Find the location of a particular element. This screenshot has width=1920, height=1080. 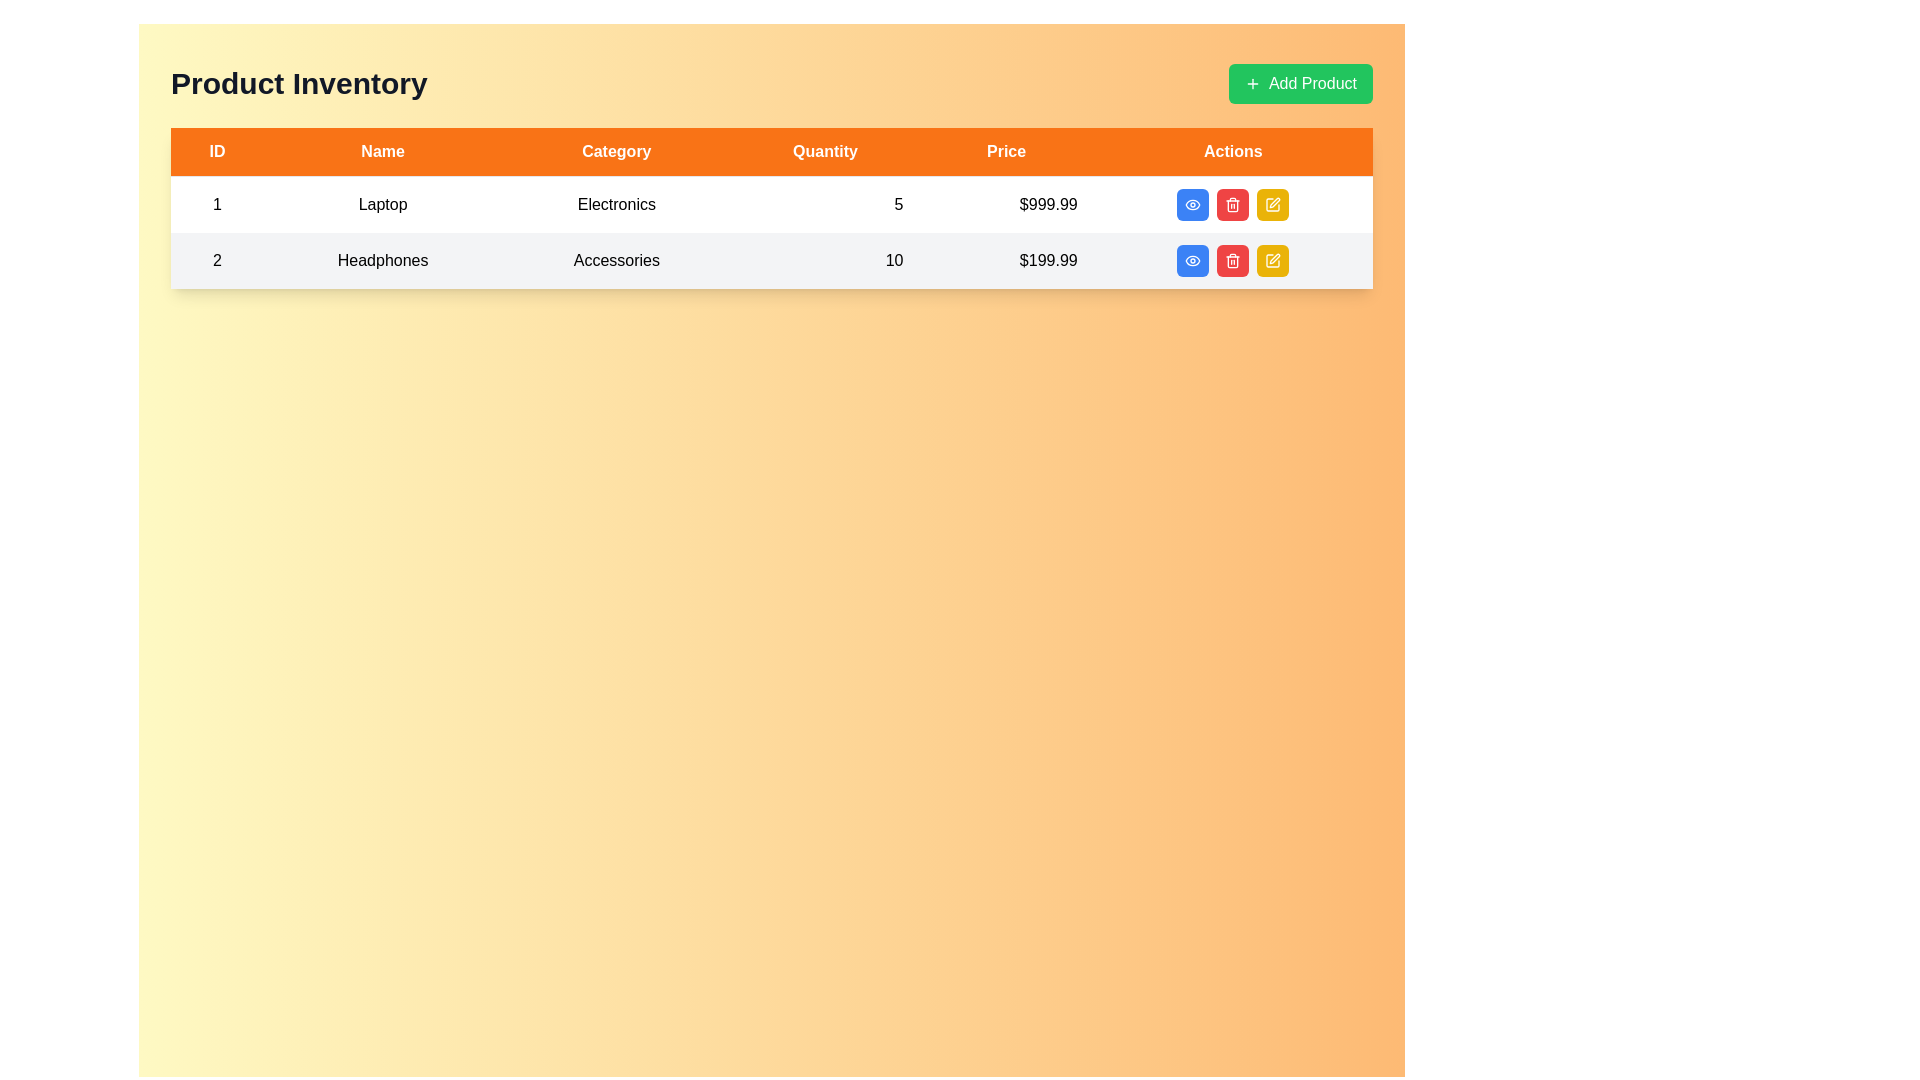

the edit icon located centrally within the yellow edit button in the 'Actions' column of the second row of the table is located at coordinates (1272, 260).